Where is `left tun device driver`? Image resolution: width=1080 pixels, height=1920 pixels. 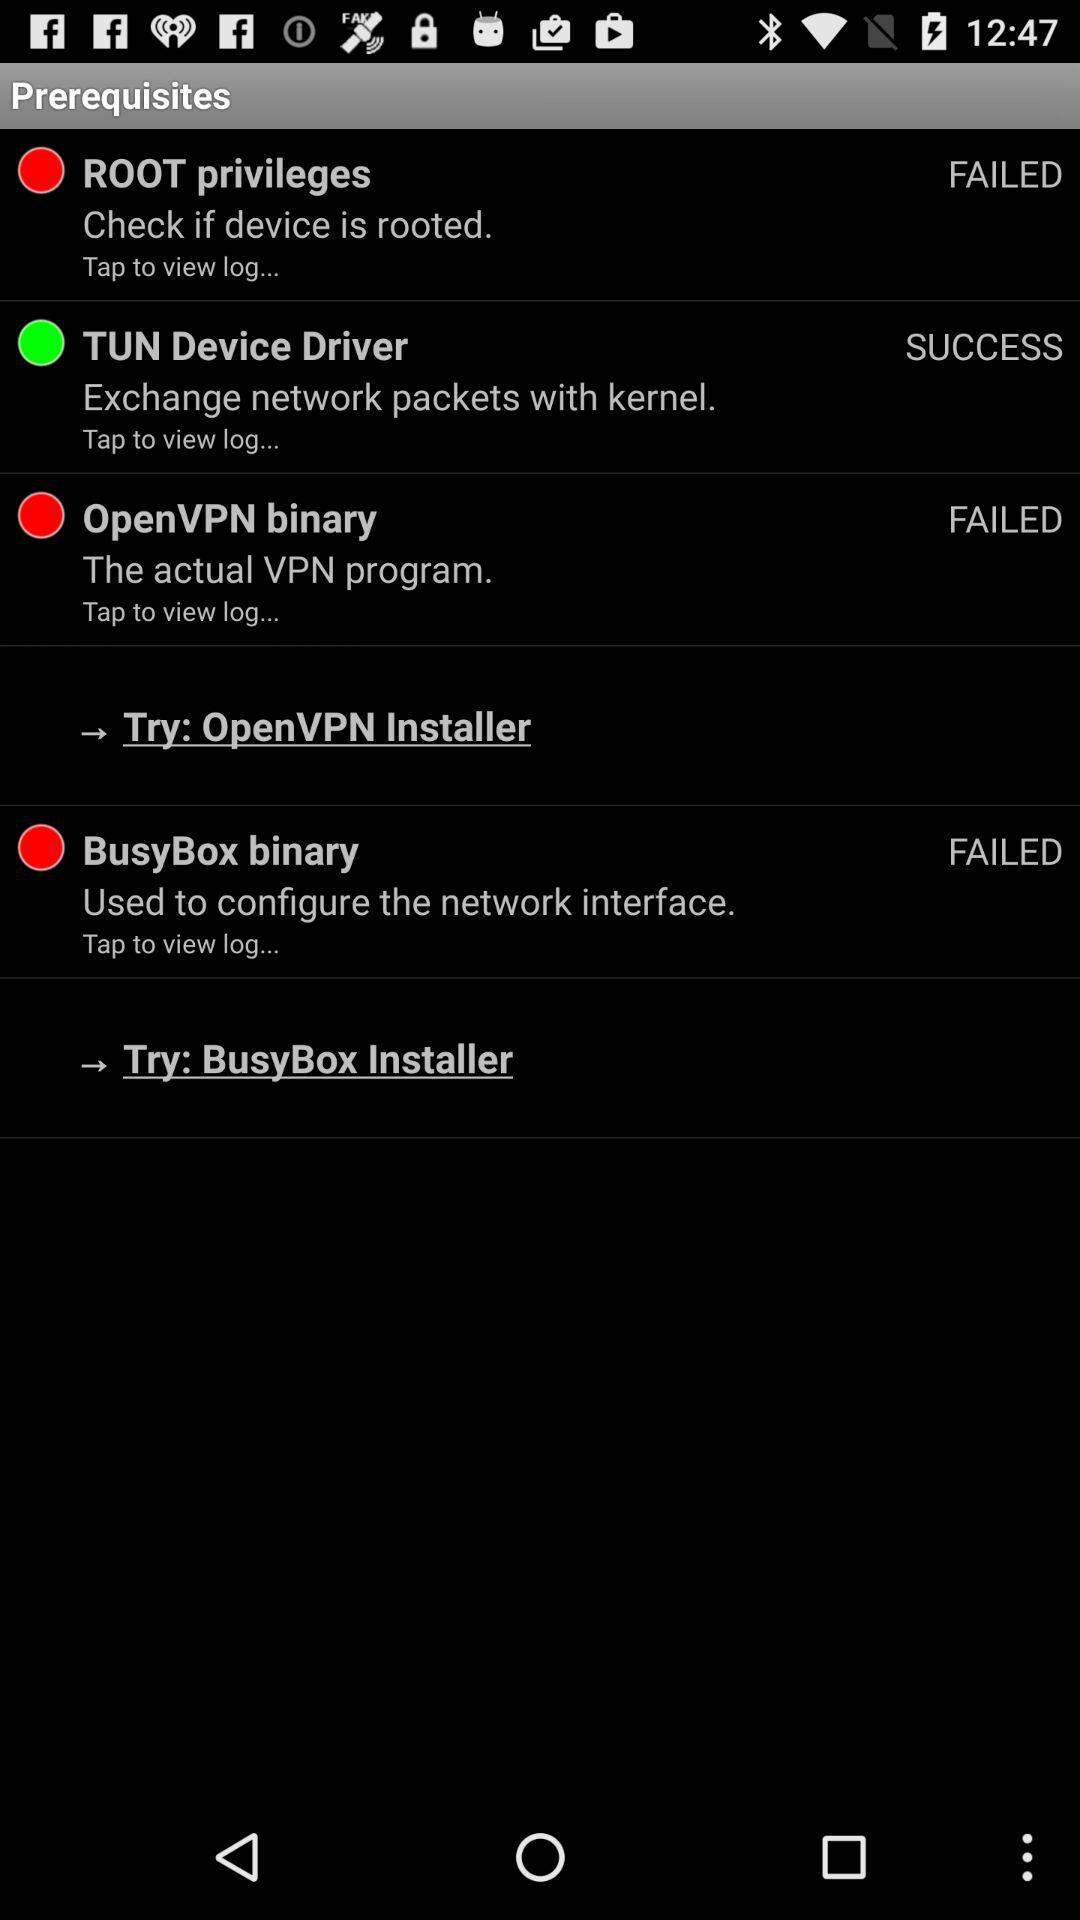 left tun device driver is located at coordinates (41, 342).